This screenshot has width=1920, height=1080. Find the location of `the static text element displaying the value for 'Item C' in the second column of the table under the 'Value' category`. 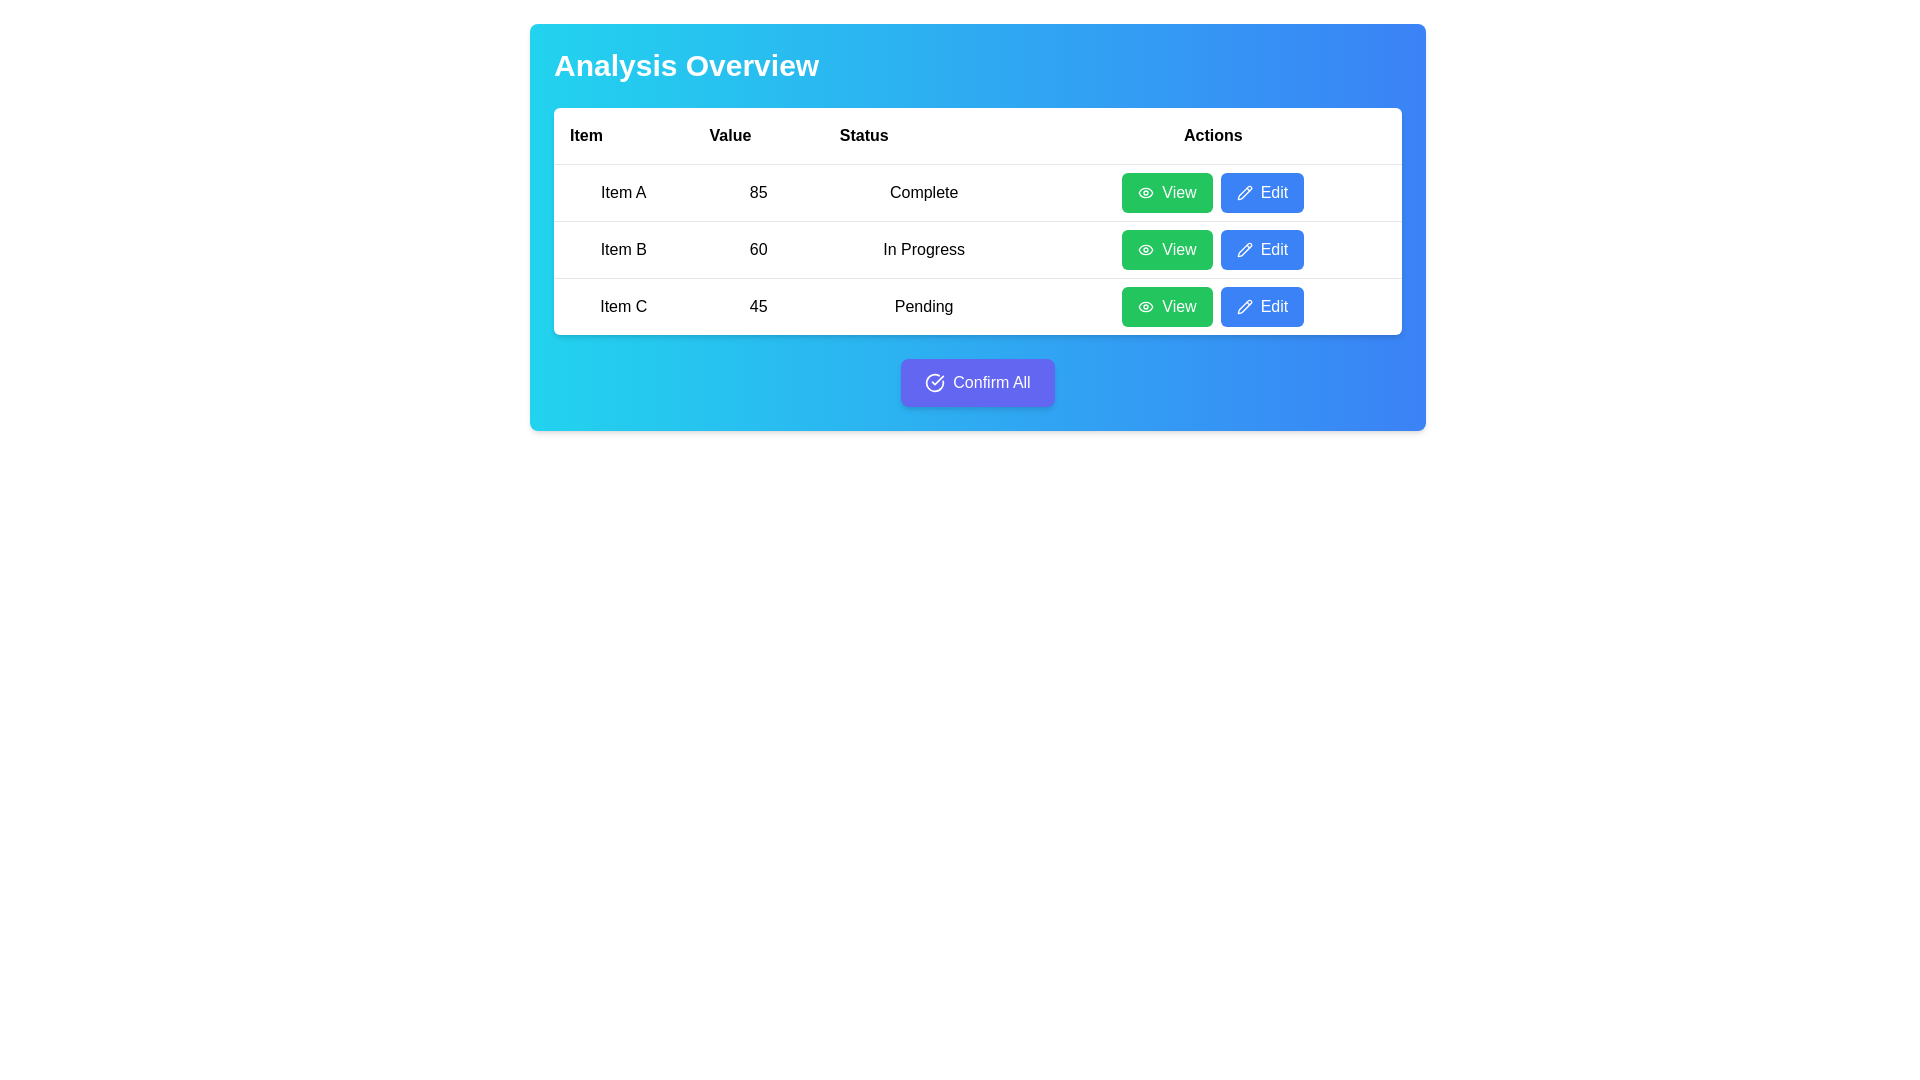

the static text element displaying the value for 'Item C' in the second column of the table under the 'Value' category is located at coordinates (757, 306).